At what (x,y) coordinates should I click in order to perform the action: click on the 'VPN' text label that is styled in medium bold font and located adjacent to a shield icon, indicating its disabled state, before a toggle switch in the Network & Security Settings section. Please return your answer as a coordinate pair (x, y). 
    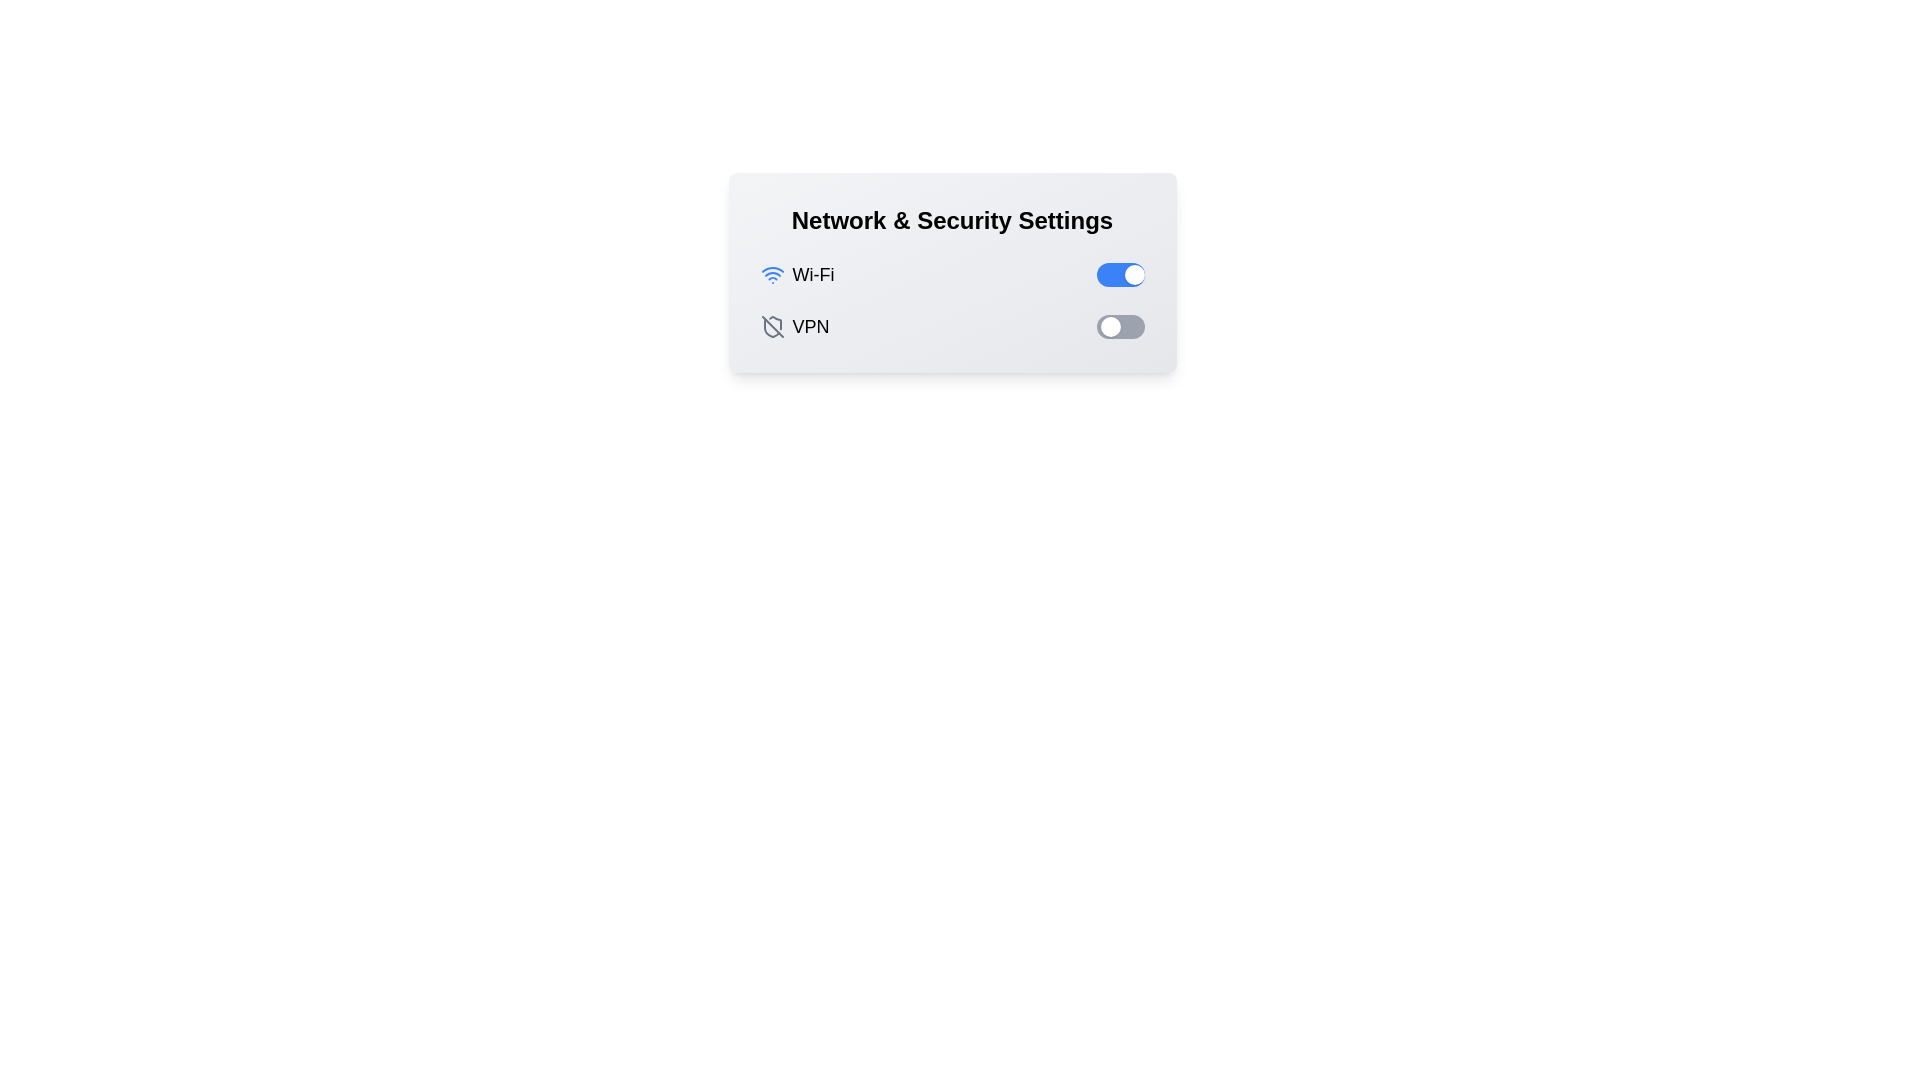
    Looking at the image, I should click on (811, 326).